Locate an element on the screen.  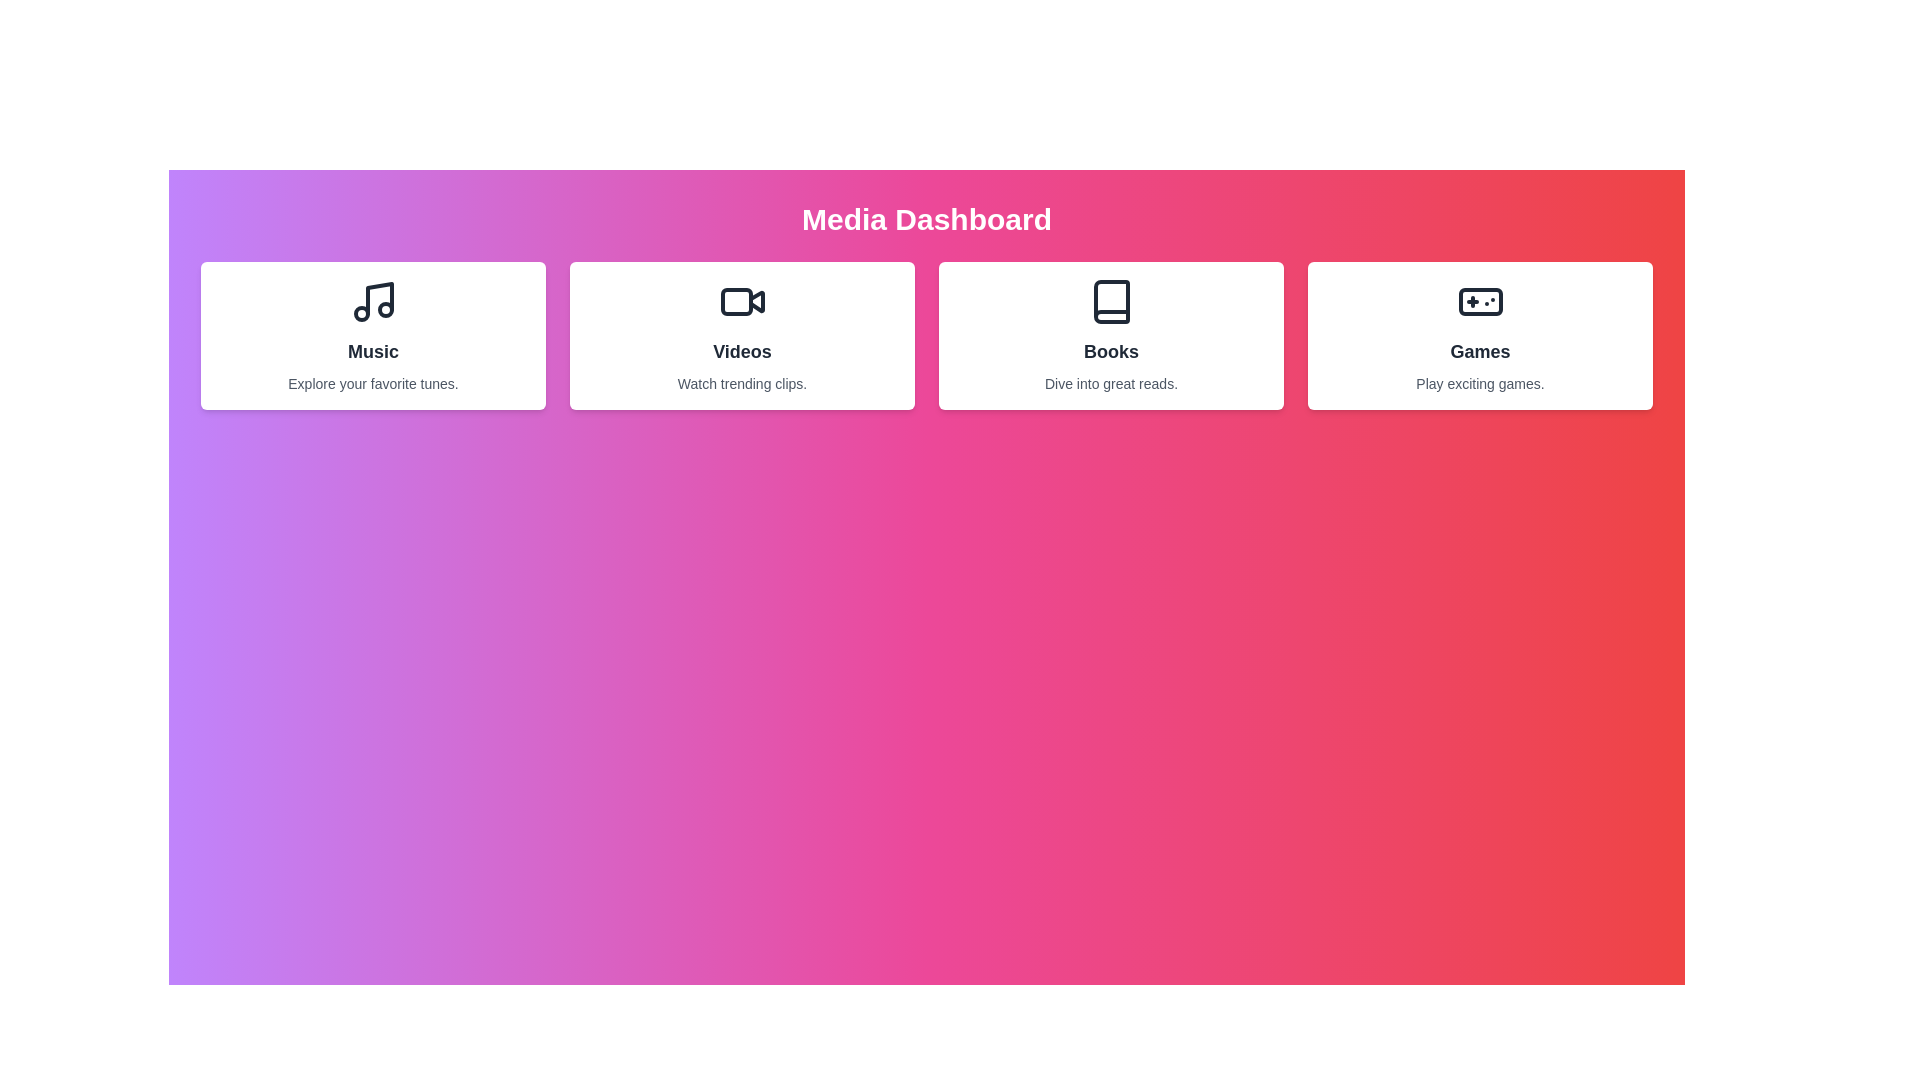
the description text element located below the 'Games' text in the rightmost card of a four-column layout, centered vertically is located at coordinates (1480, 384).